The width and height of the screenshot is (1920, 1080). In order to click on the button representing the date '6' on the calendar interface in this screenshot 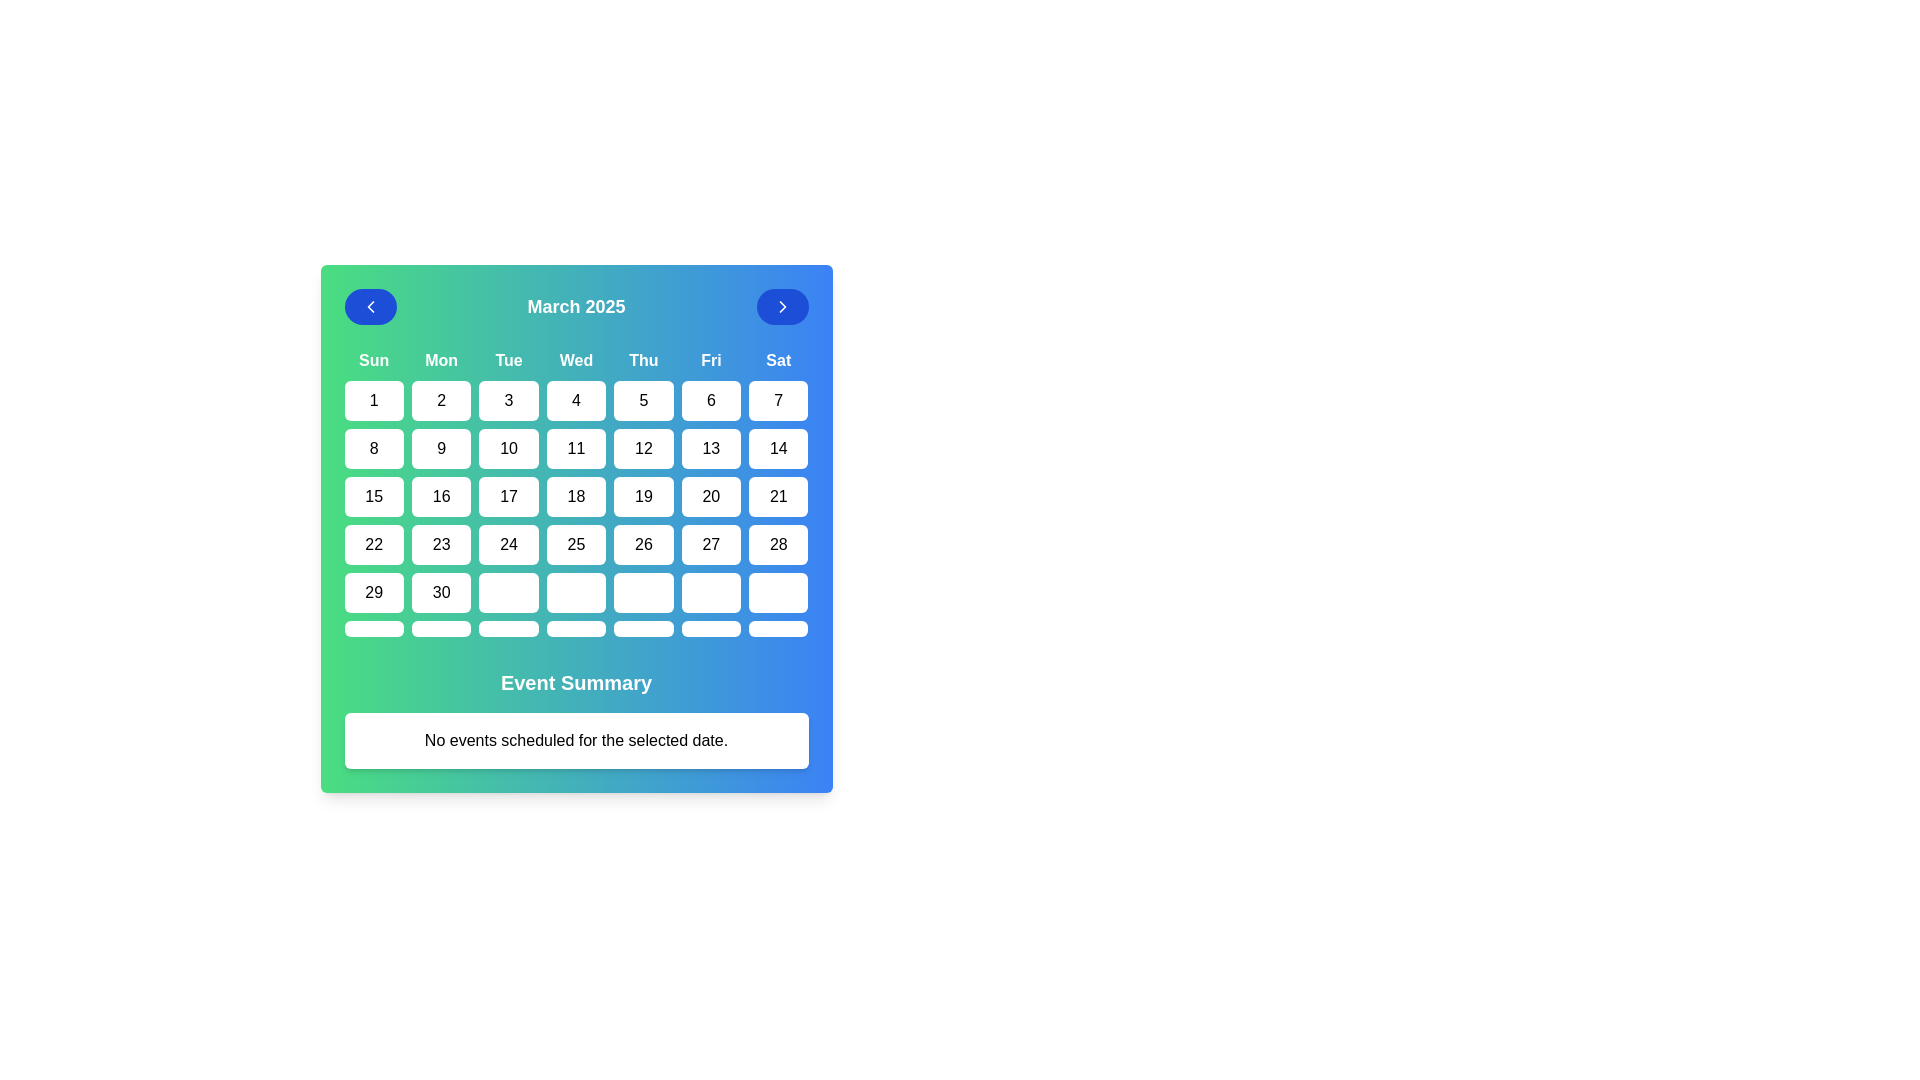, I will do `click(711, 401)`.